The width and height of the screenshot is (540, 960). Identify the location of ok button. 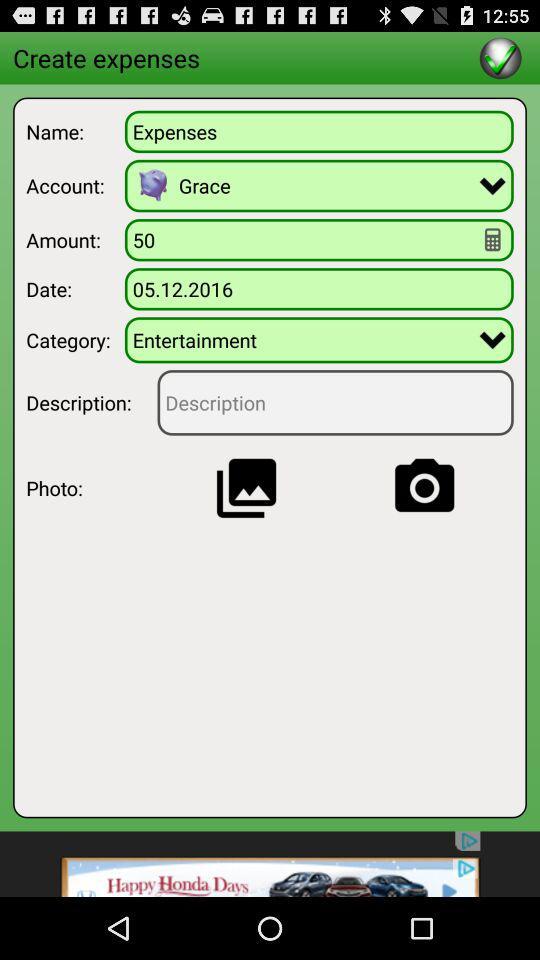
(499, 56).